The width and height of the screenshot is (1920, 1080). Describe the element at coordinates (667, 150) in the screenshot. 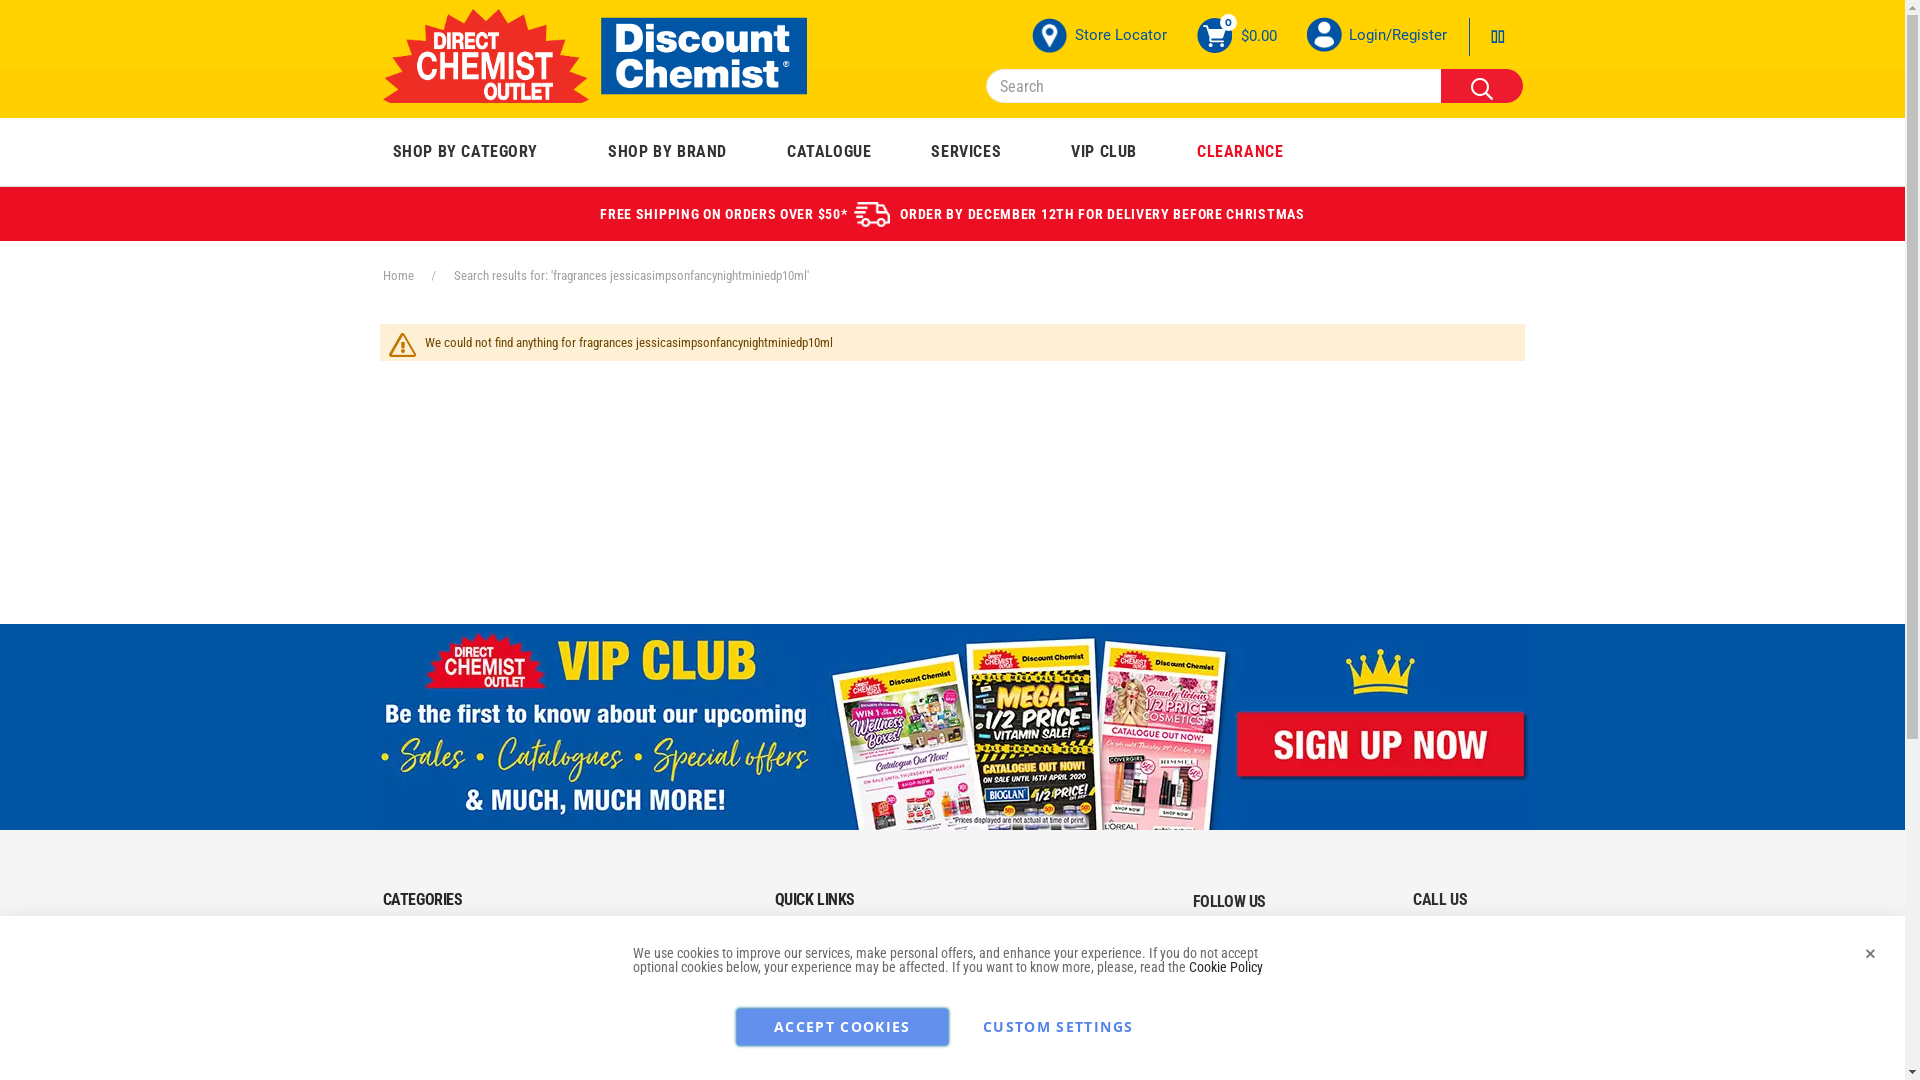

I see `'SHOP BY BRAND'` at that location.